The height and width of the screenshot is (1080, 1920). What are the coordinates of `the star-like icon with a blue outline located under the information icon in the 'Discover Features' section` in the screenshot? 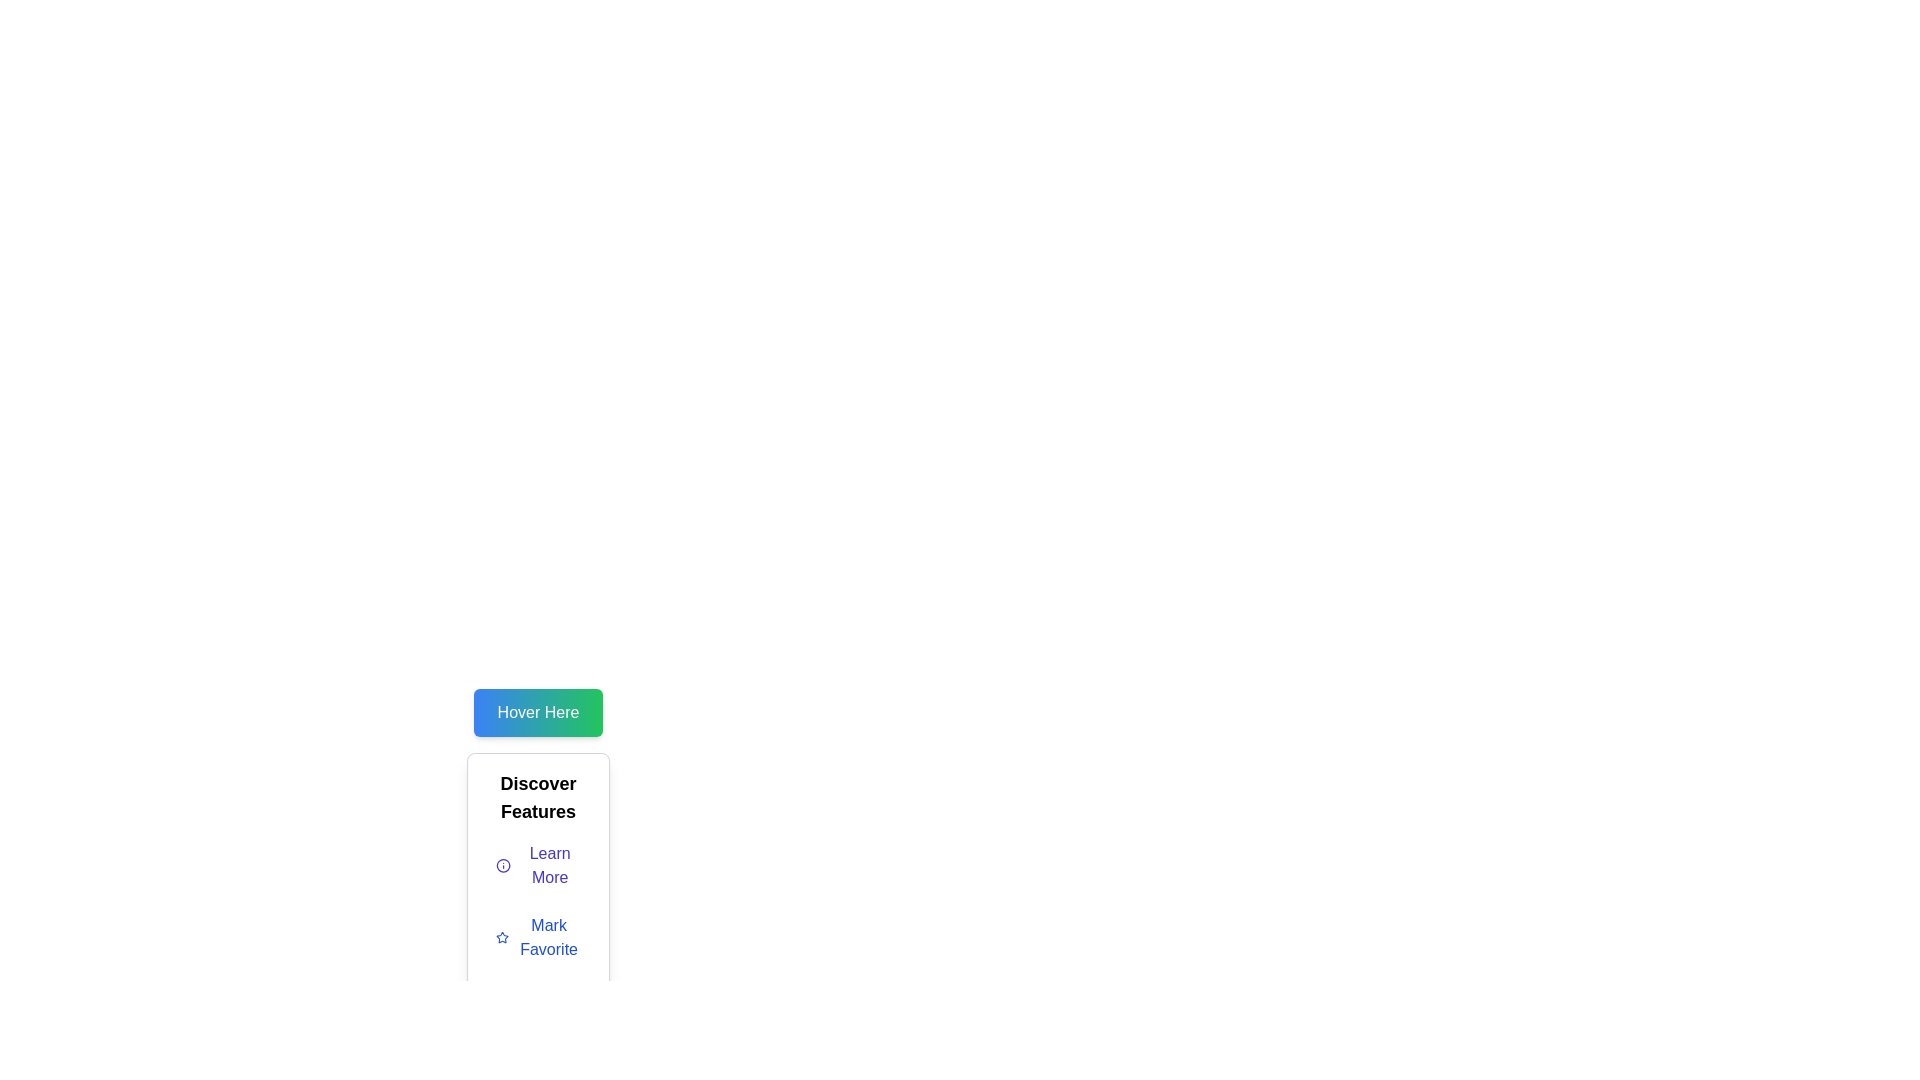 It's located at (502, 937).